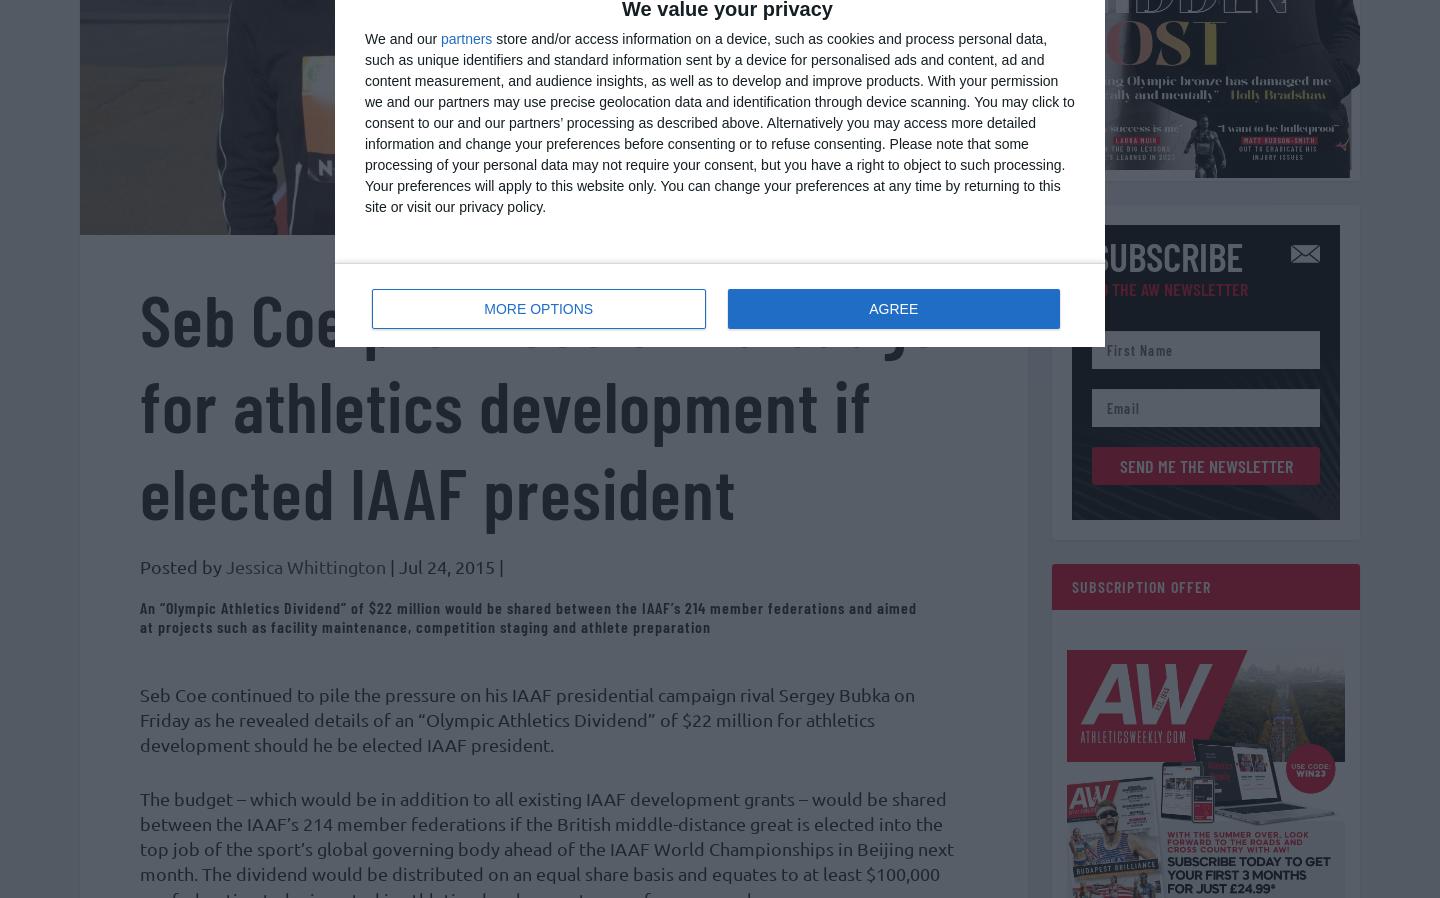 This screenshot has height=898, width=1440. Describe the element at coordinates (1170, 299) in the screenshot. I see `'to the AW Newsletter'` at that location.